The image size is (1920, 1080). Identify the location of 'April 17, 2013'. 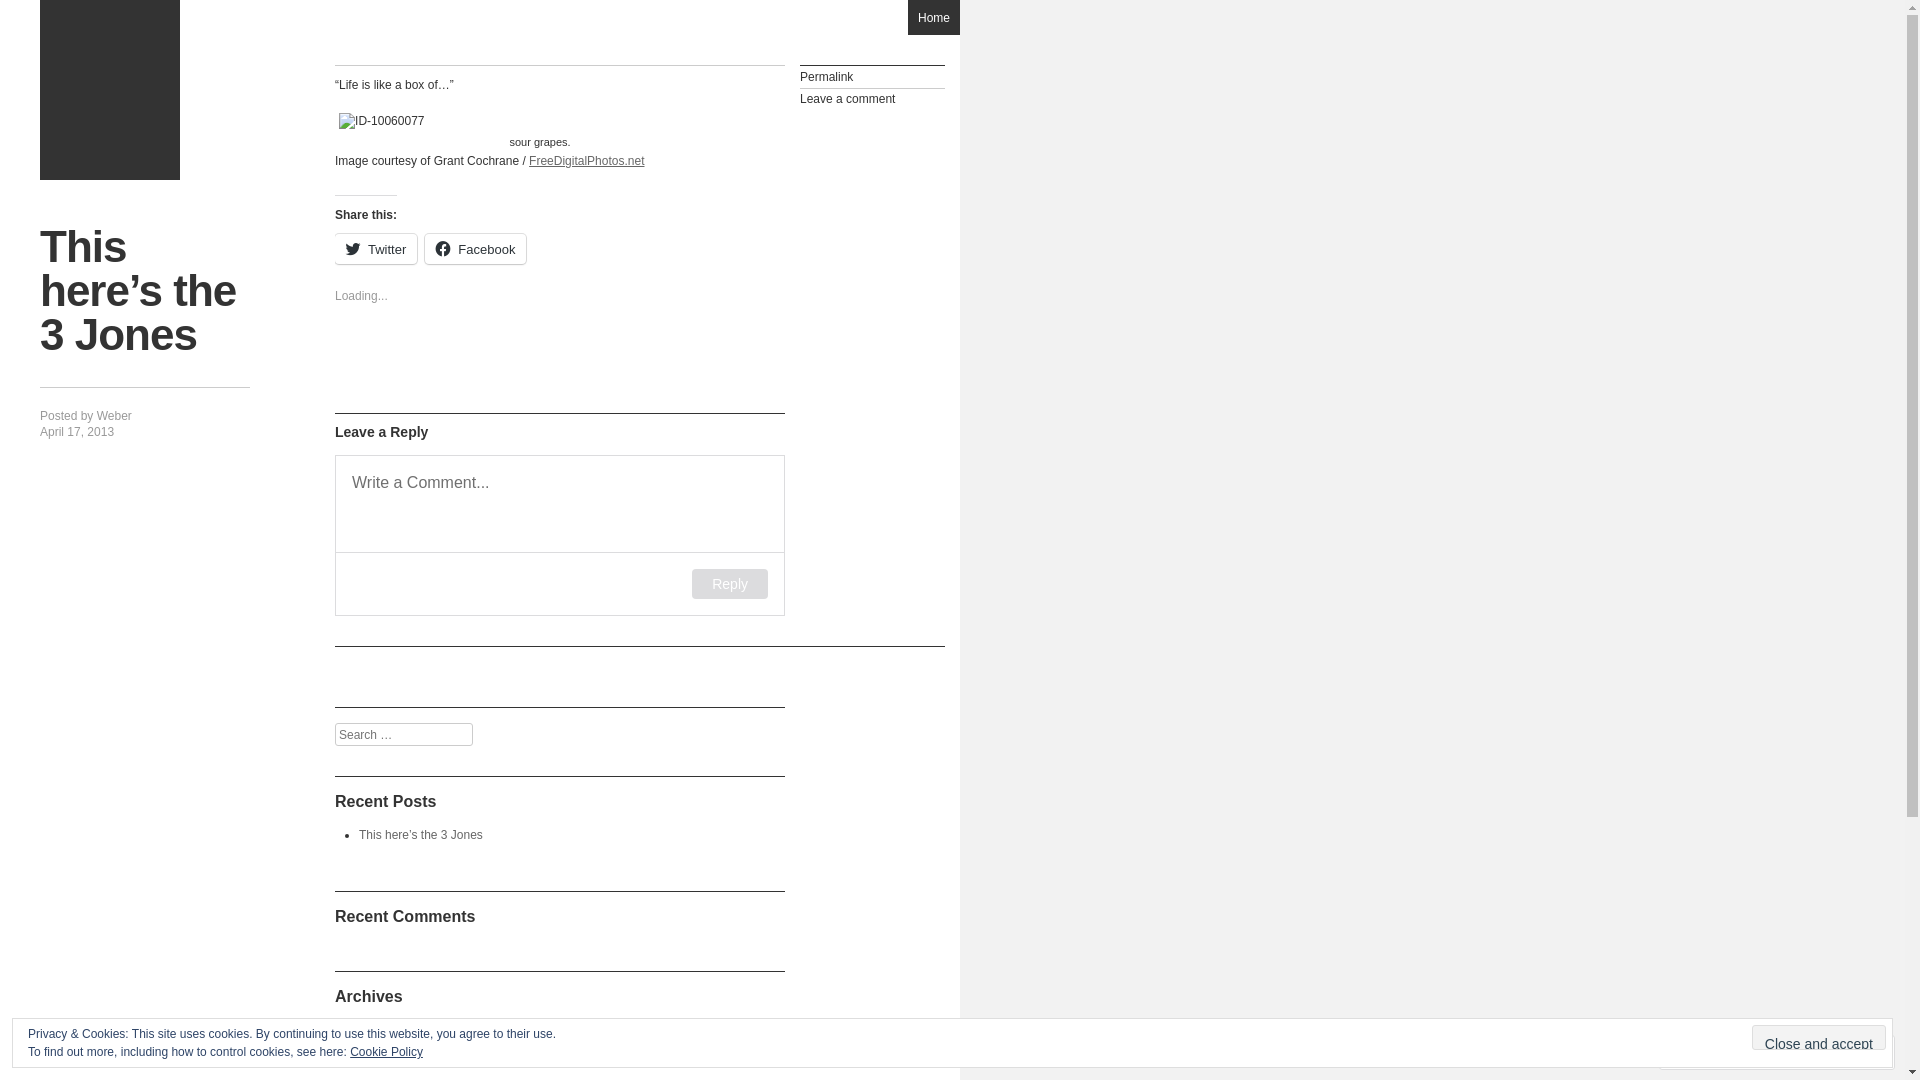
(76, 431).